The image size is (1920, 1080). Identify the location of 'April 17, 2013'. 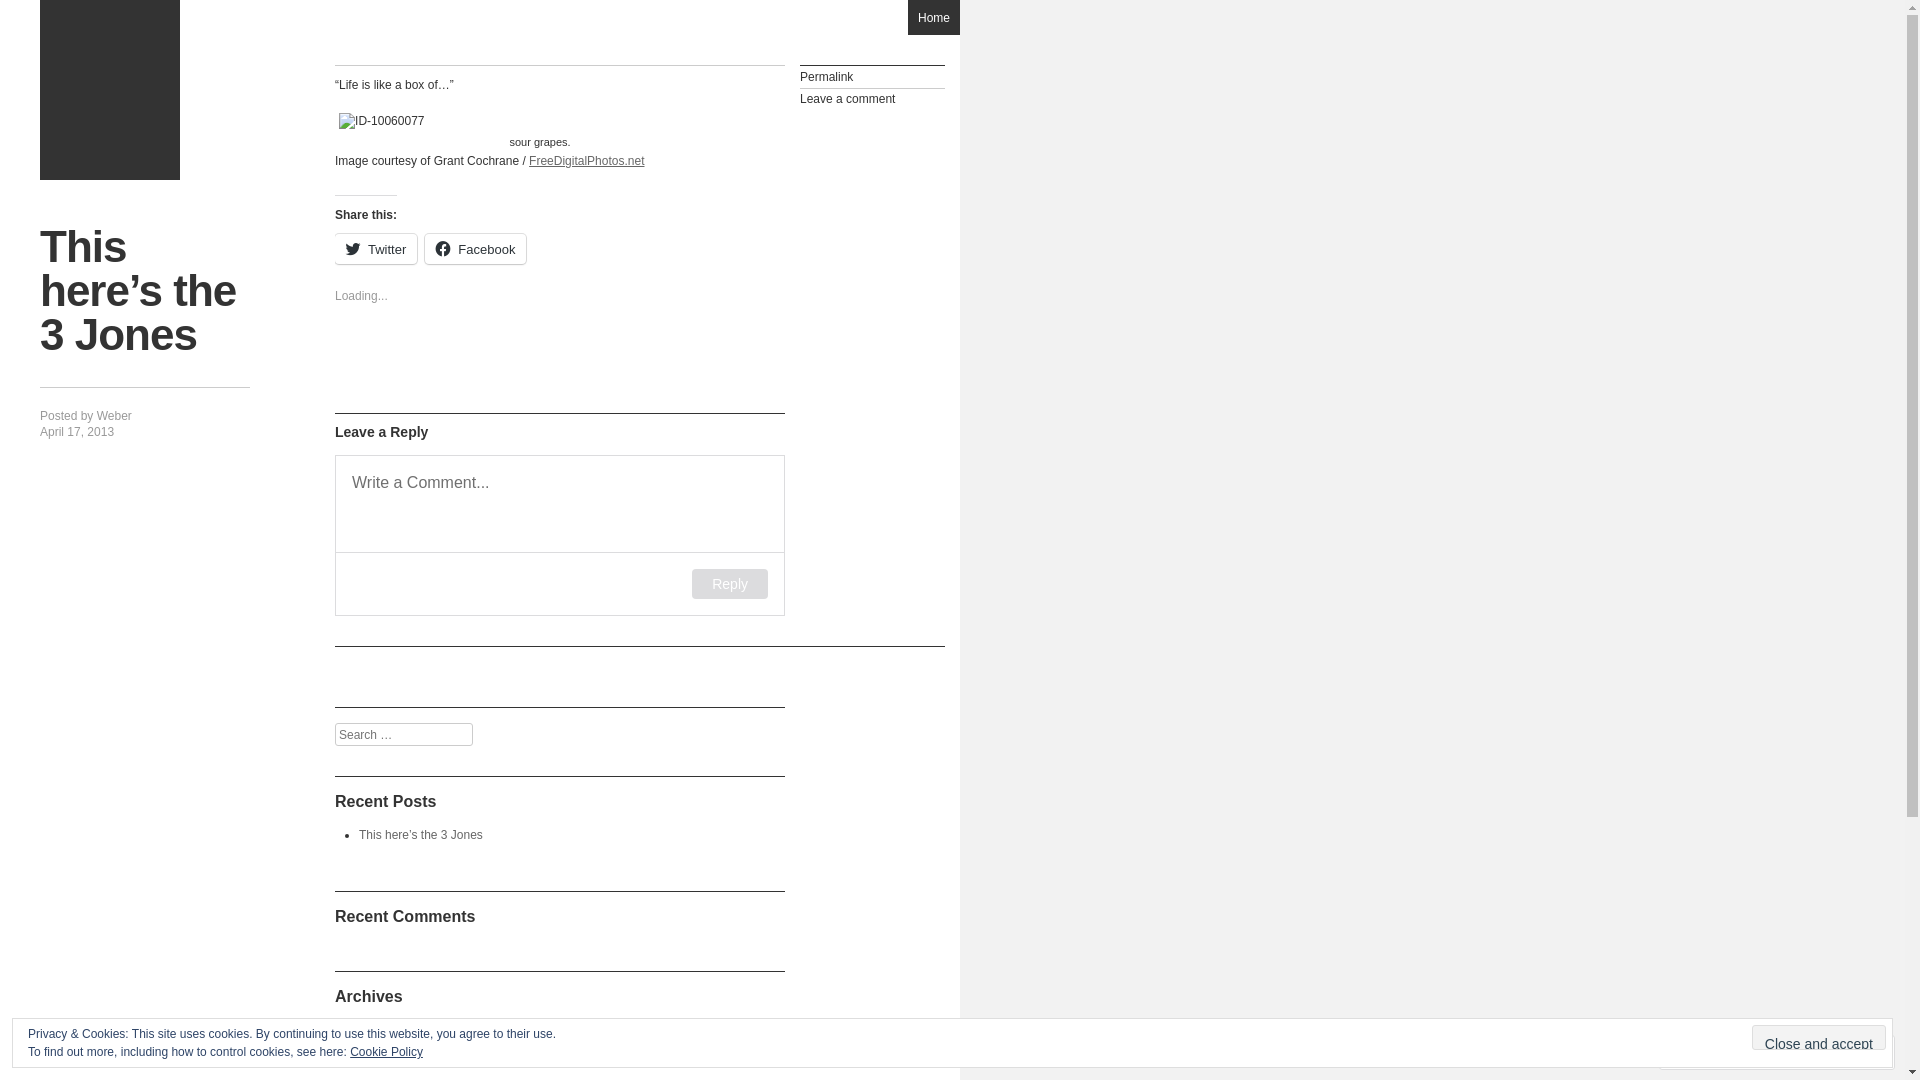
(76, 431).